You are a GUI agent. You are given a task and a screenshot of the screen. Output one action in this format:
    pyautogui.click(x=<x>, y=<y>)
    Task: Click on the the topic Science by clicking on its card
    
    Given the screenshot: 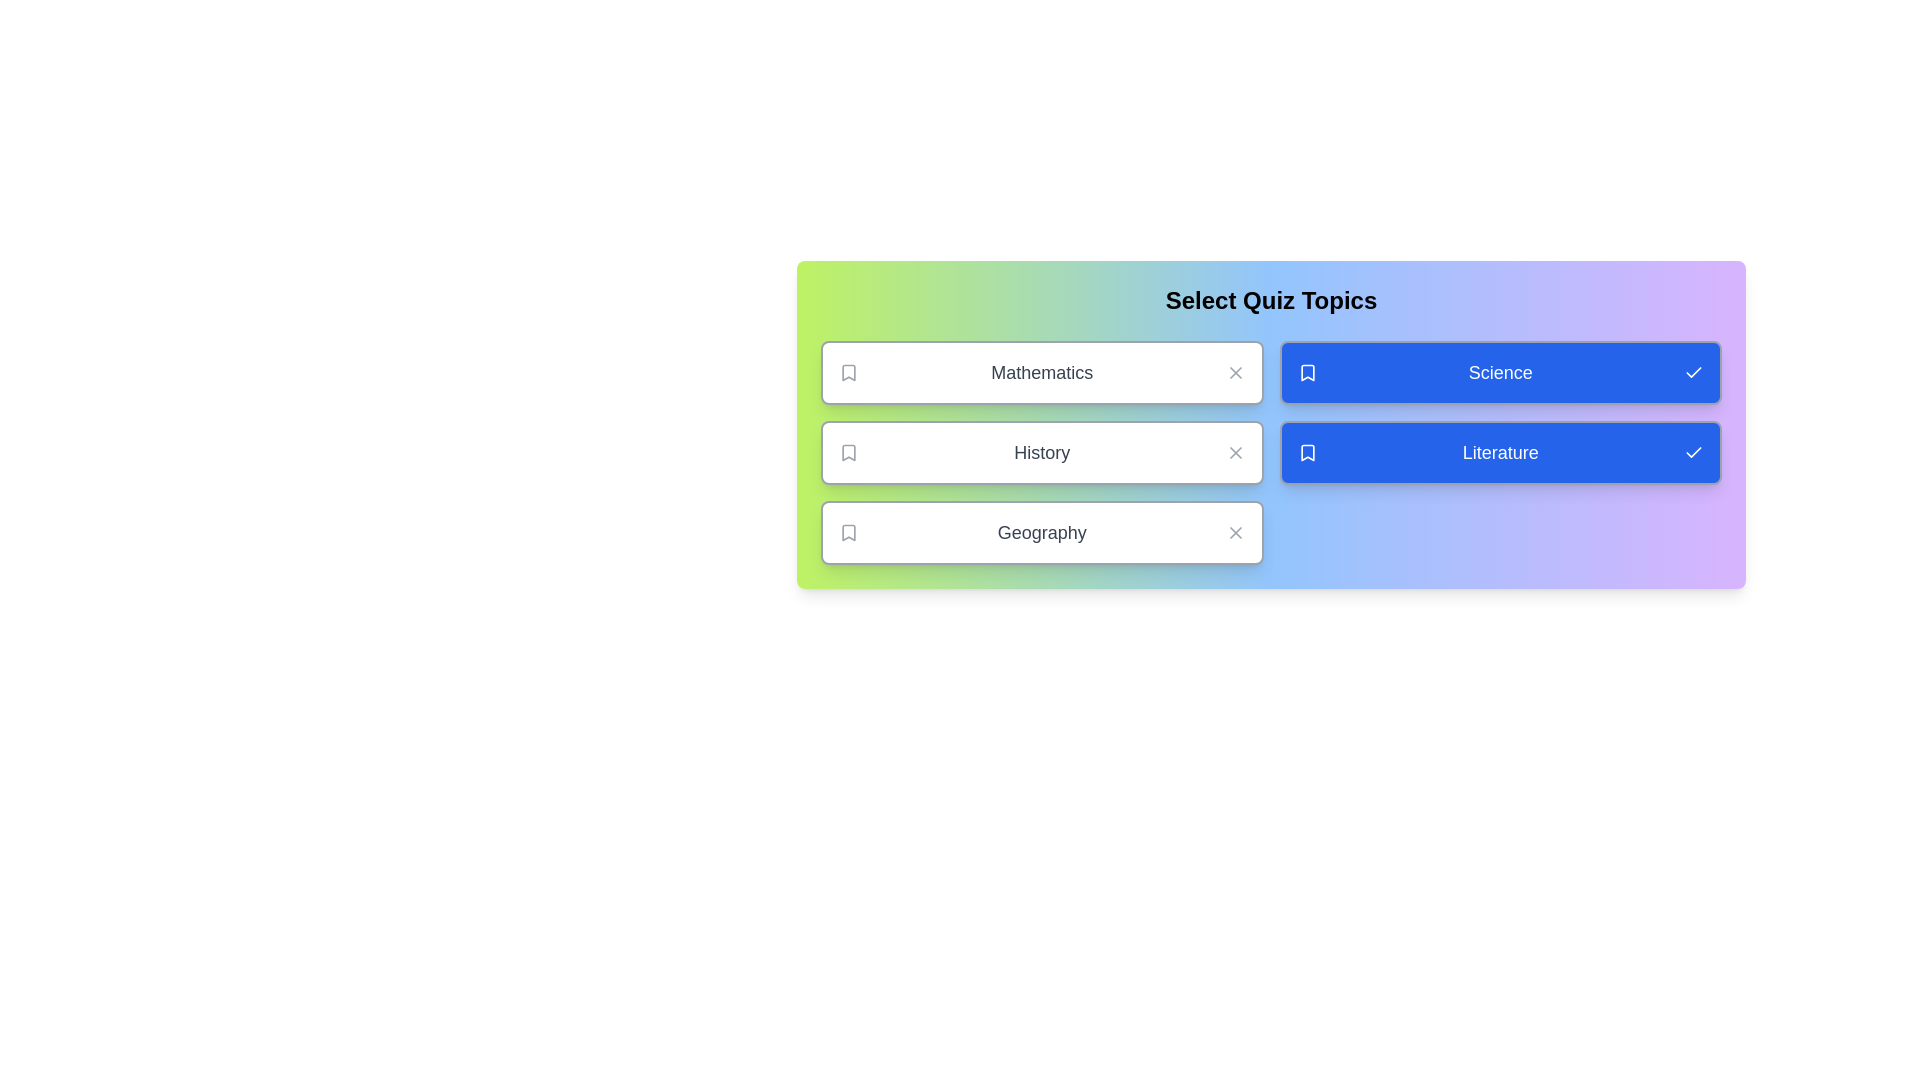 What is the action you would take?
    pyautogui.click(x=1500, y=373)
    